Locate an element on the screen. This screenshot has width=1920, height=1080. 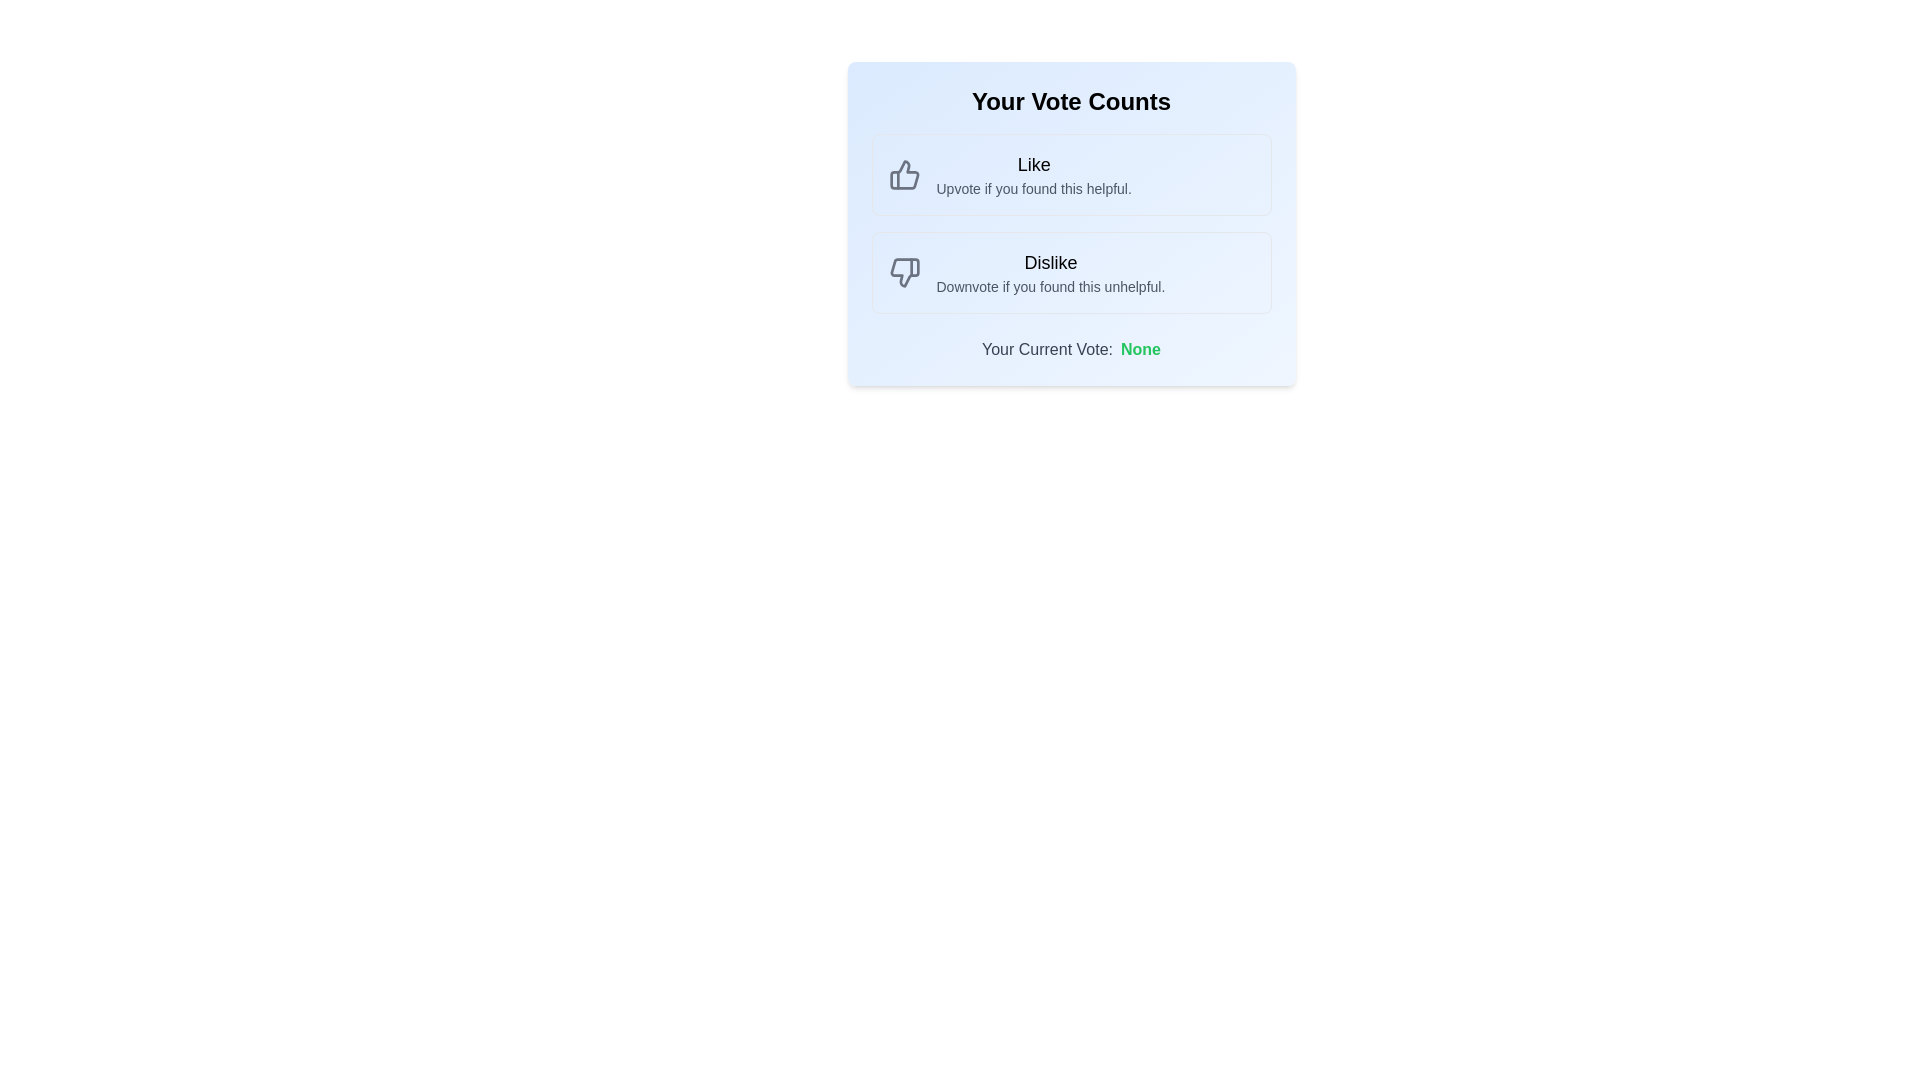
the 'Dislike' button, which features a thumbs-down icon and the text 'Dislike' and 'Downvote if you found this unhelpful.' is located at coordinates (1070, 273).